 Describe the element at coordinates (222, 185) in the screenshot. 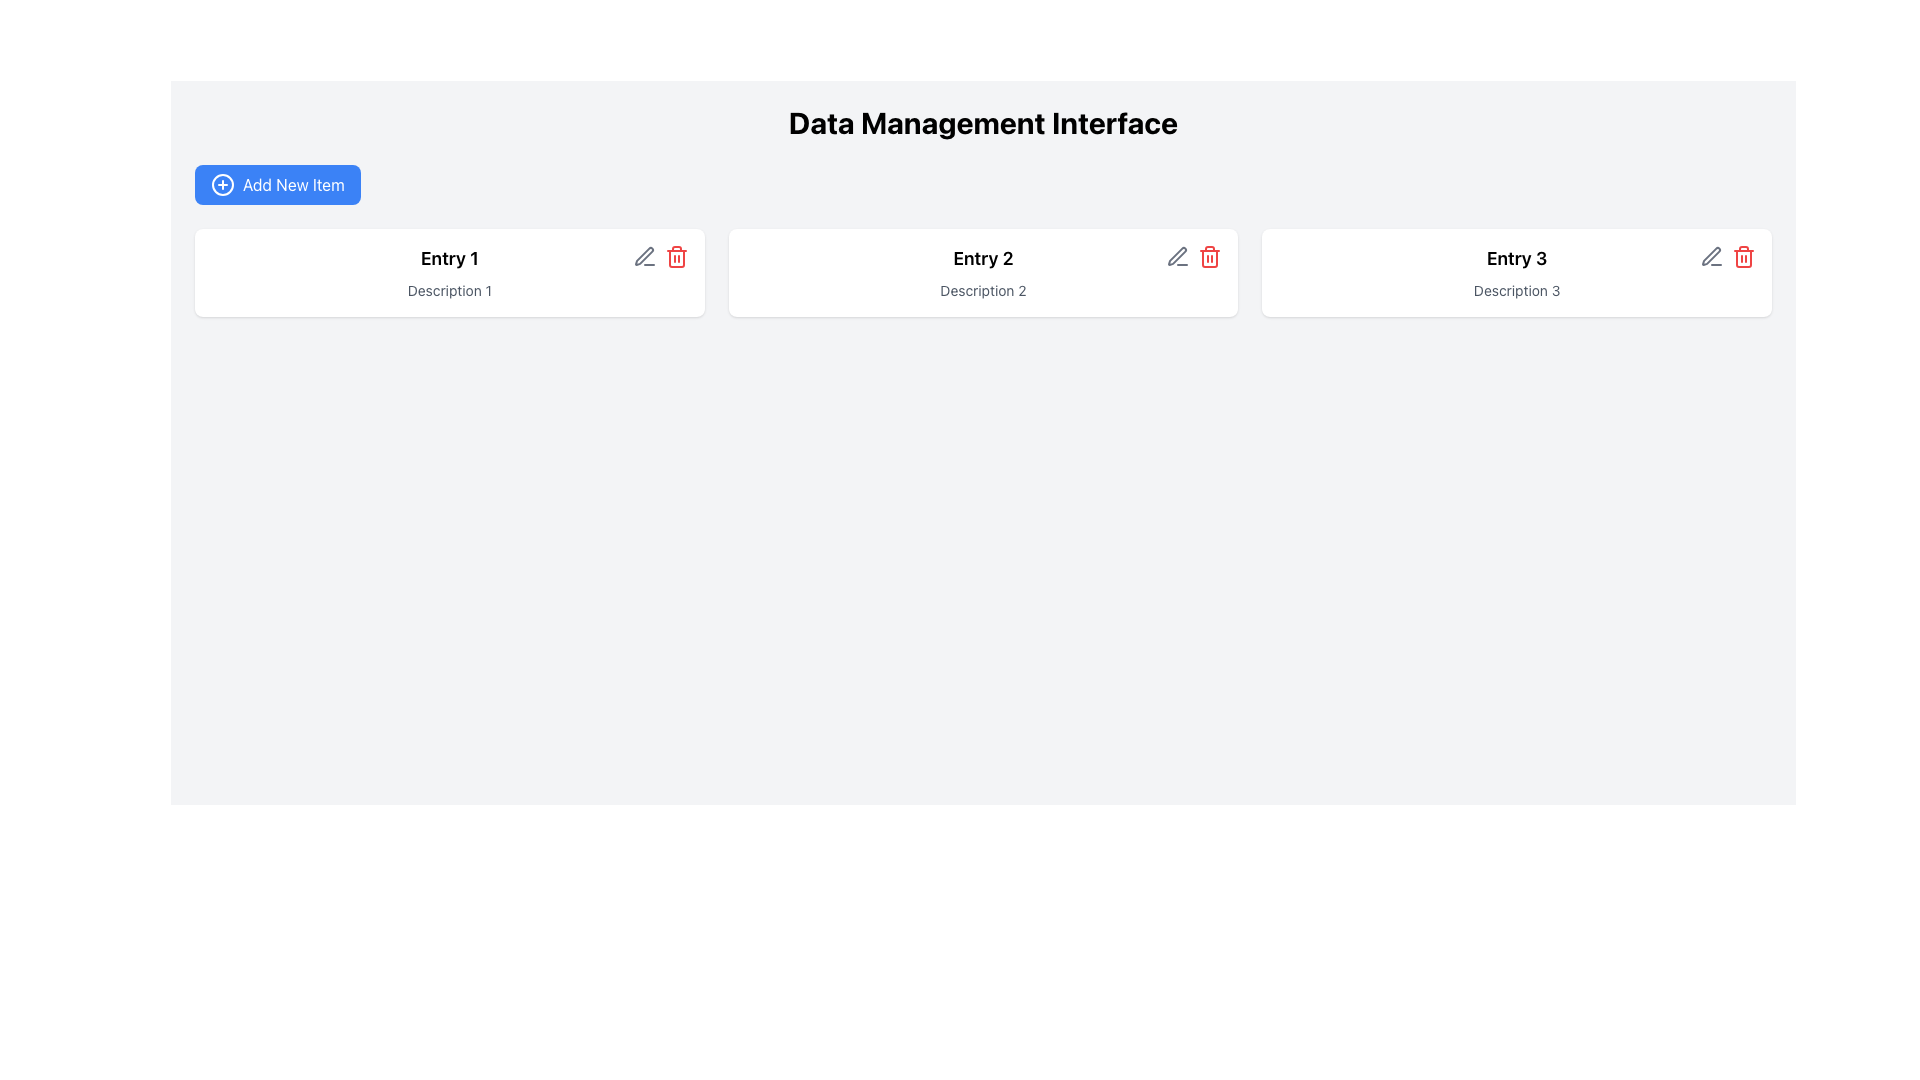

I see `the SVG Icon that is part of the 'Add New Item' button, which has a blue background and white text, located near the top-left of the interface` at that location.